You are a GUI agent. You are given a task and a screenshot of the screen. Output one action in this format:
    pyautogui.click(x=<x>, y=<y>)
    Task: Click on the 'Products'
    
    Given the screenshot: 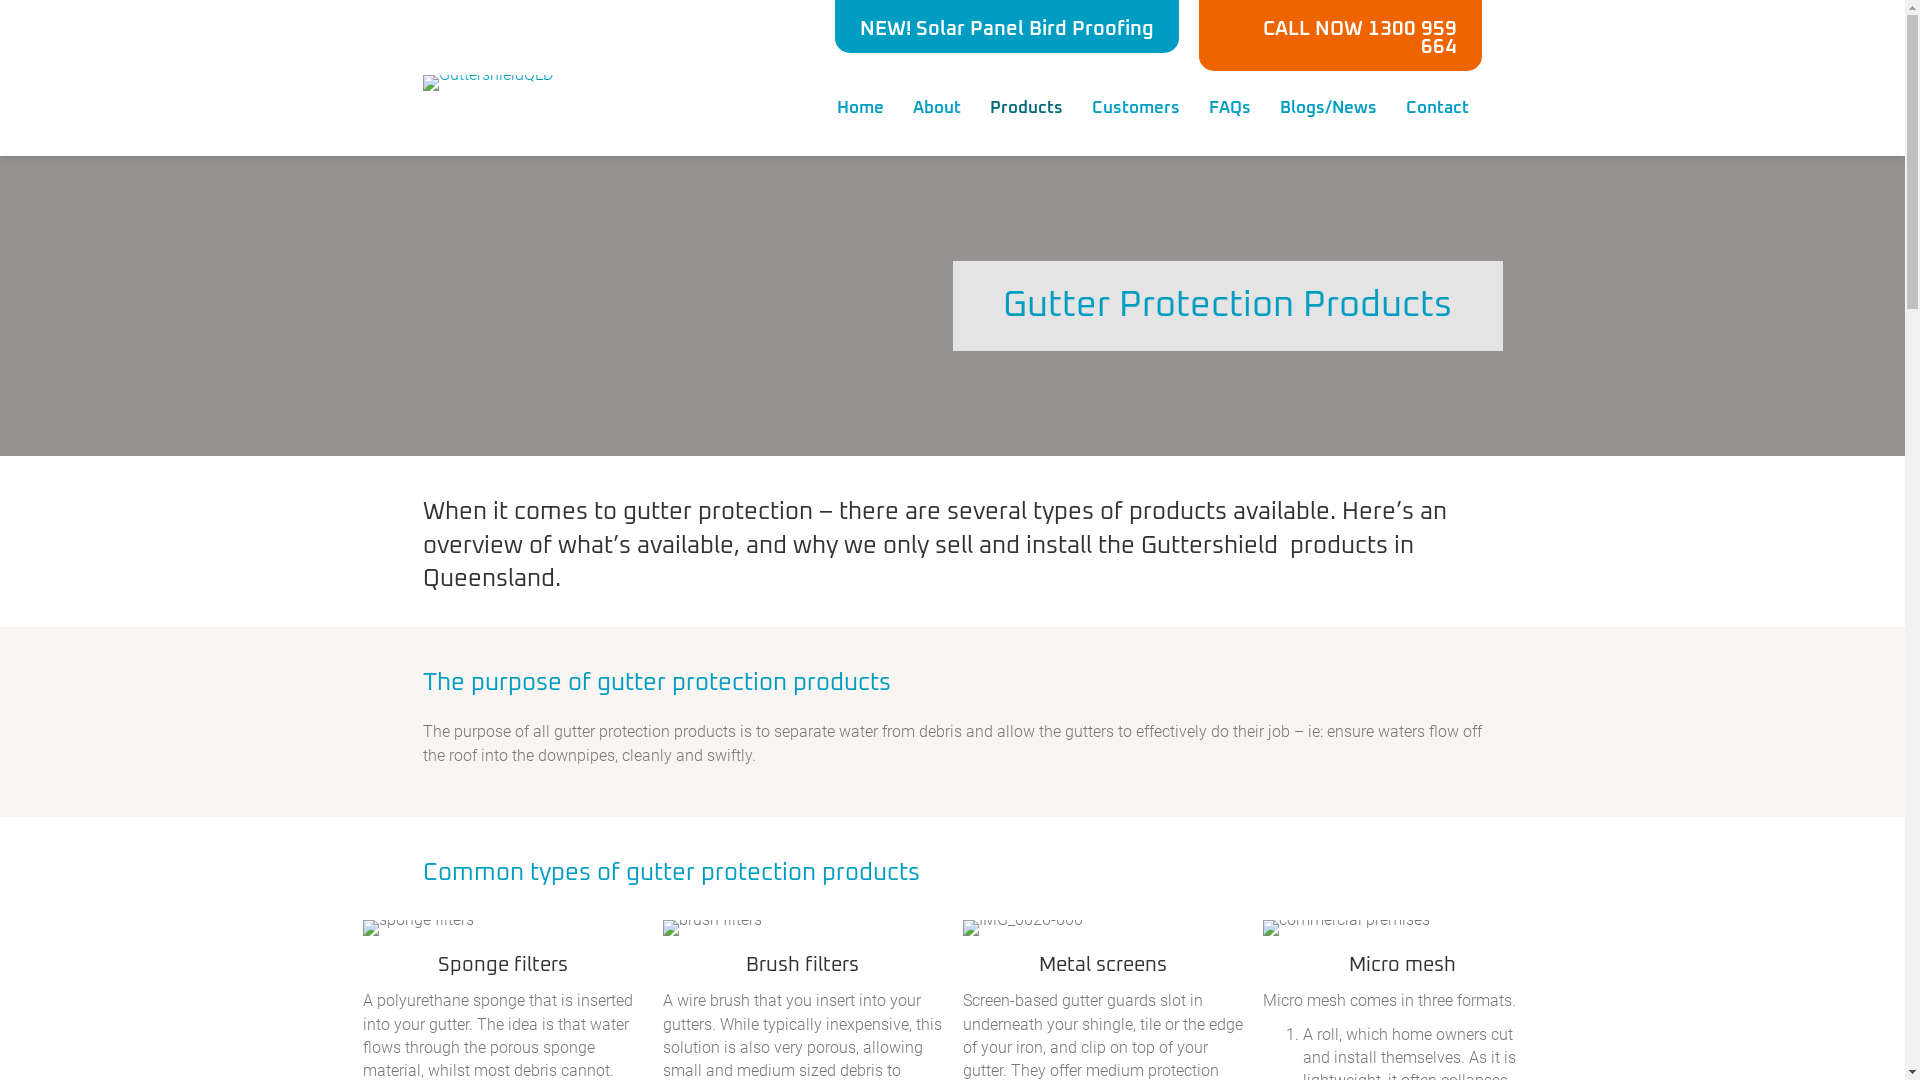 What is the action you would take?
    pyautogui.click(x=1026, y=108)
    